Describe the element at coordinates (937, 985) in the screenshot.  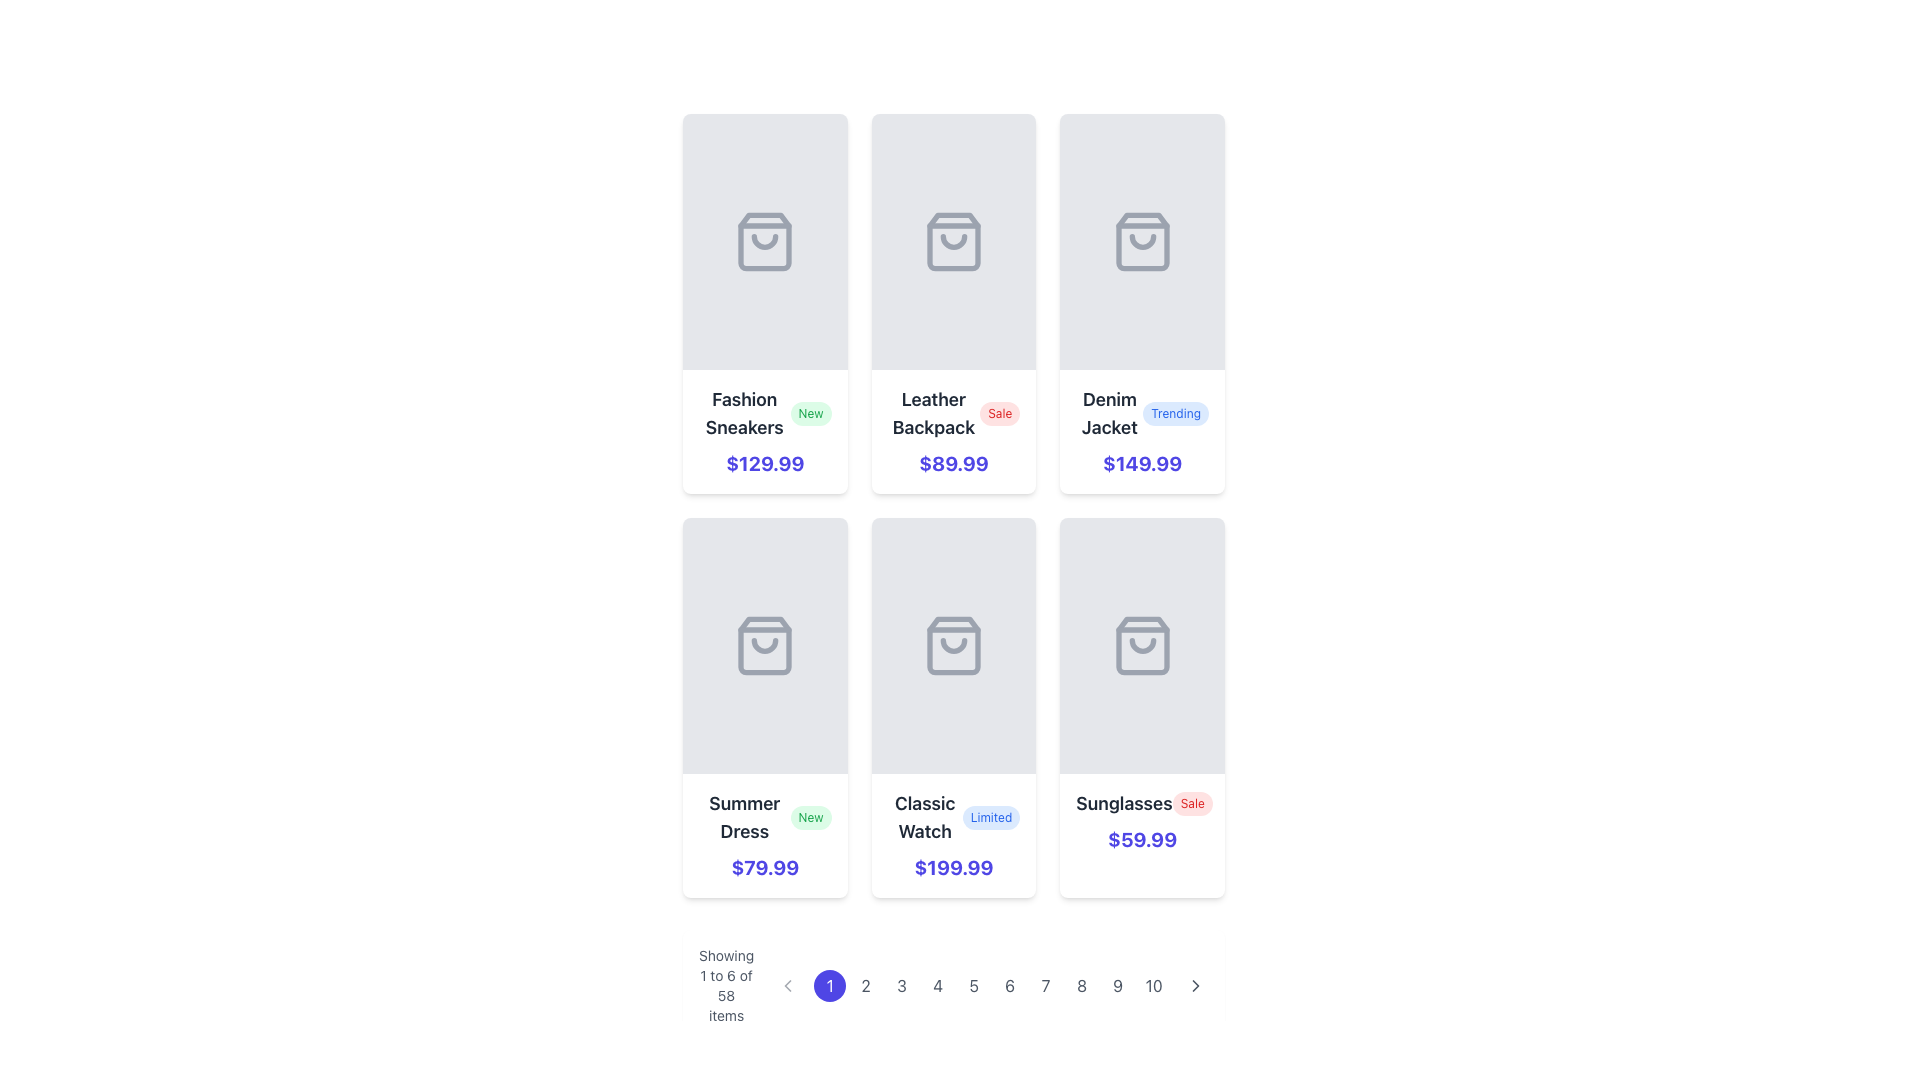
I see `the fourth button in the horizontal pagination control bar at the bottom center of the page` at that location.